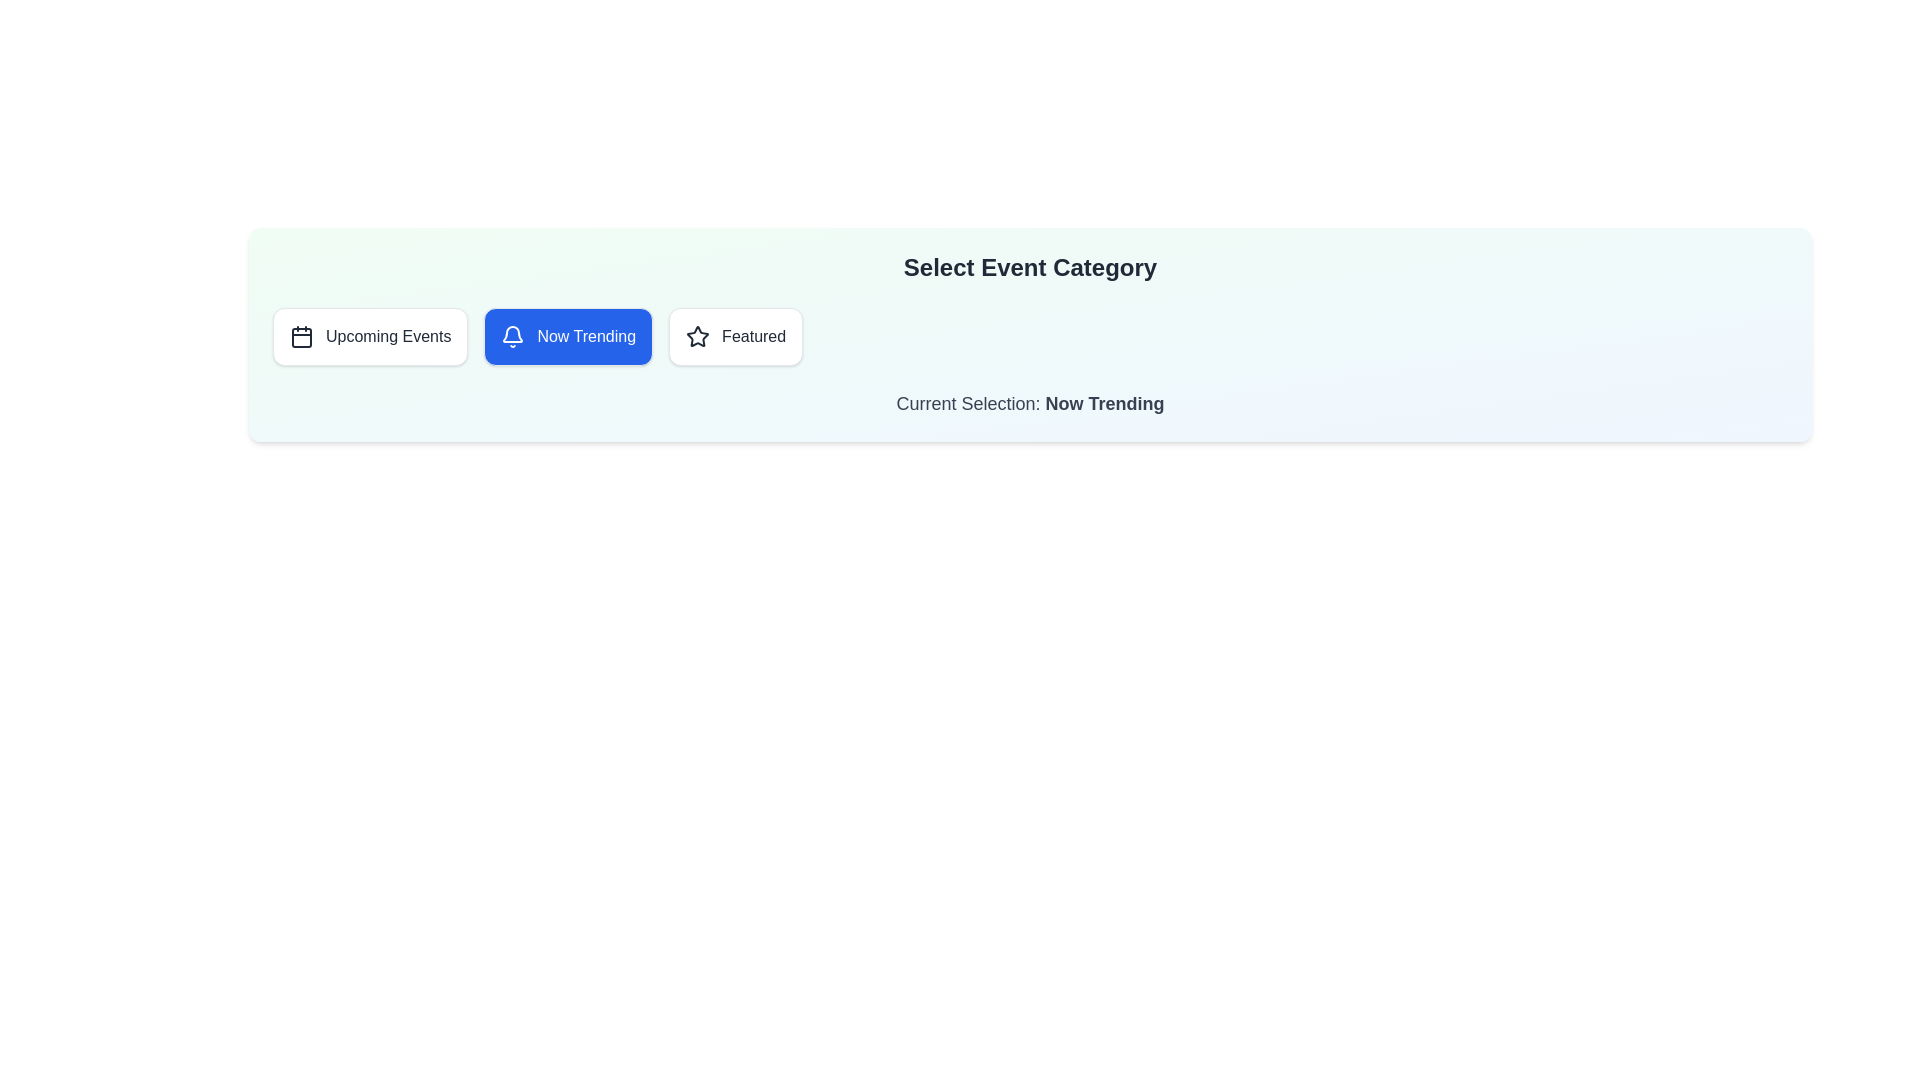  I want to click on the 'Featured' text label, which is styled with black font and positioned adjacent to a star icon, so click(752, 335).